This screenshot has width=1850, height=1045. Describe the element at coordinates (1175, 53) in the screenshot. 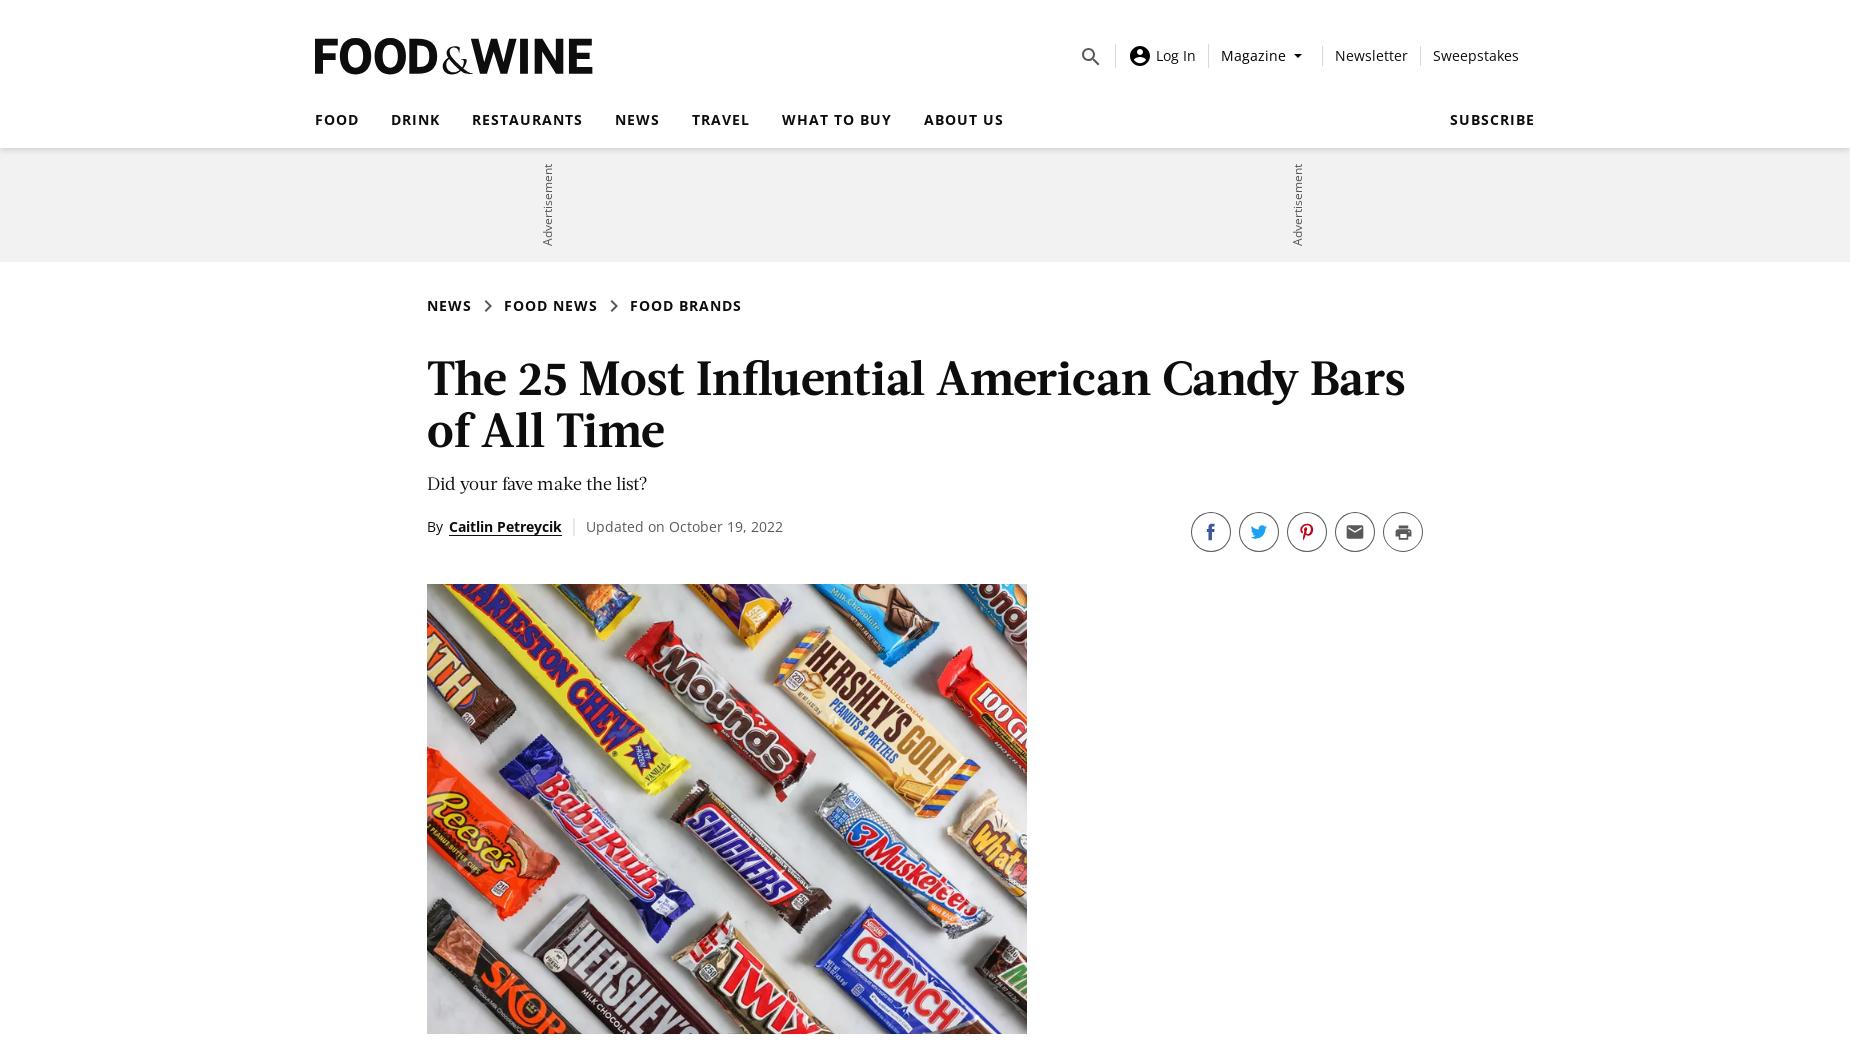

I see `'Log In'` at that location.